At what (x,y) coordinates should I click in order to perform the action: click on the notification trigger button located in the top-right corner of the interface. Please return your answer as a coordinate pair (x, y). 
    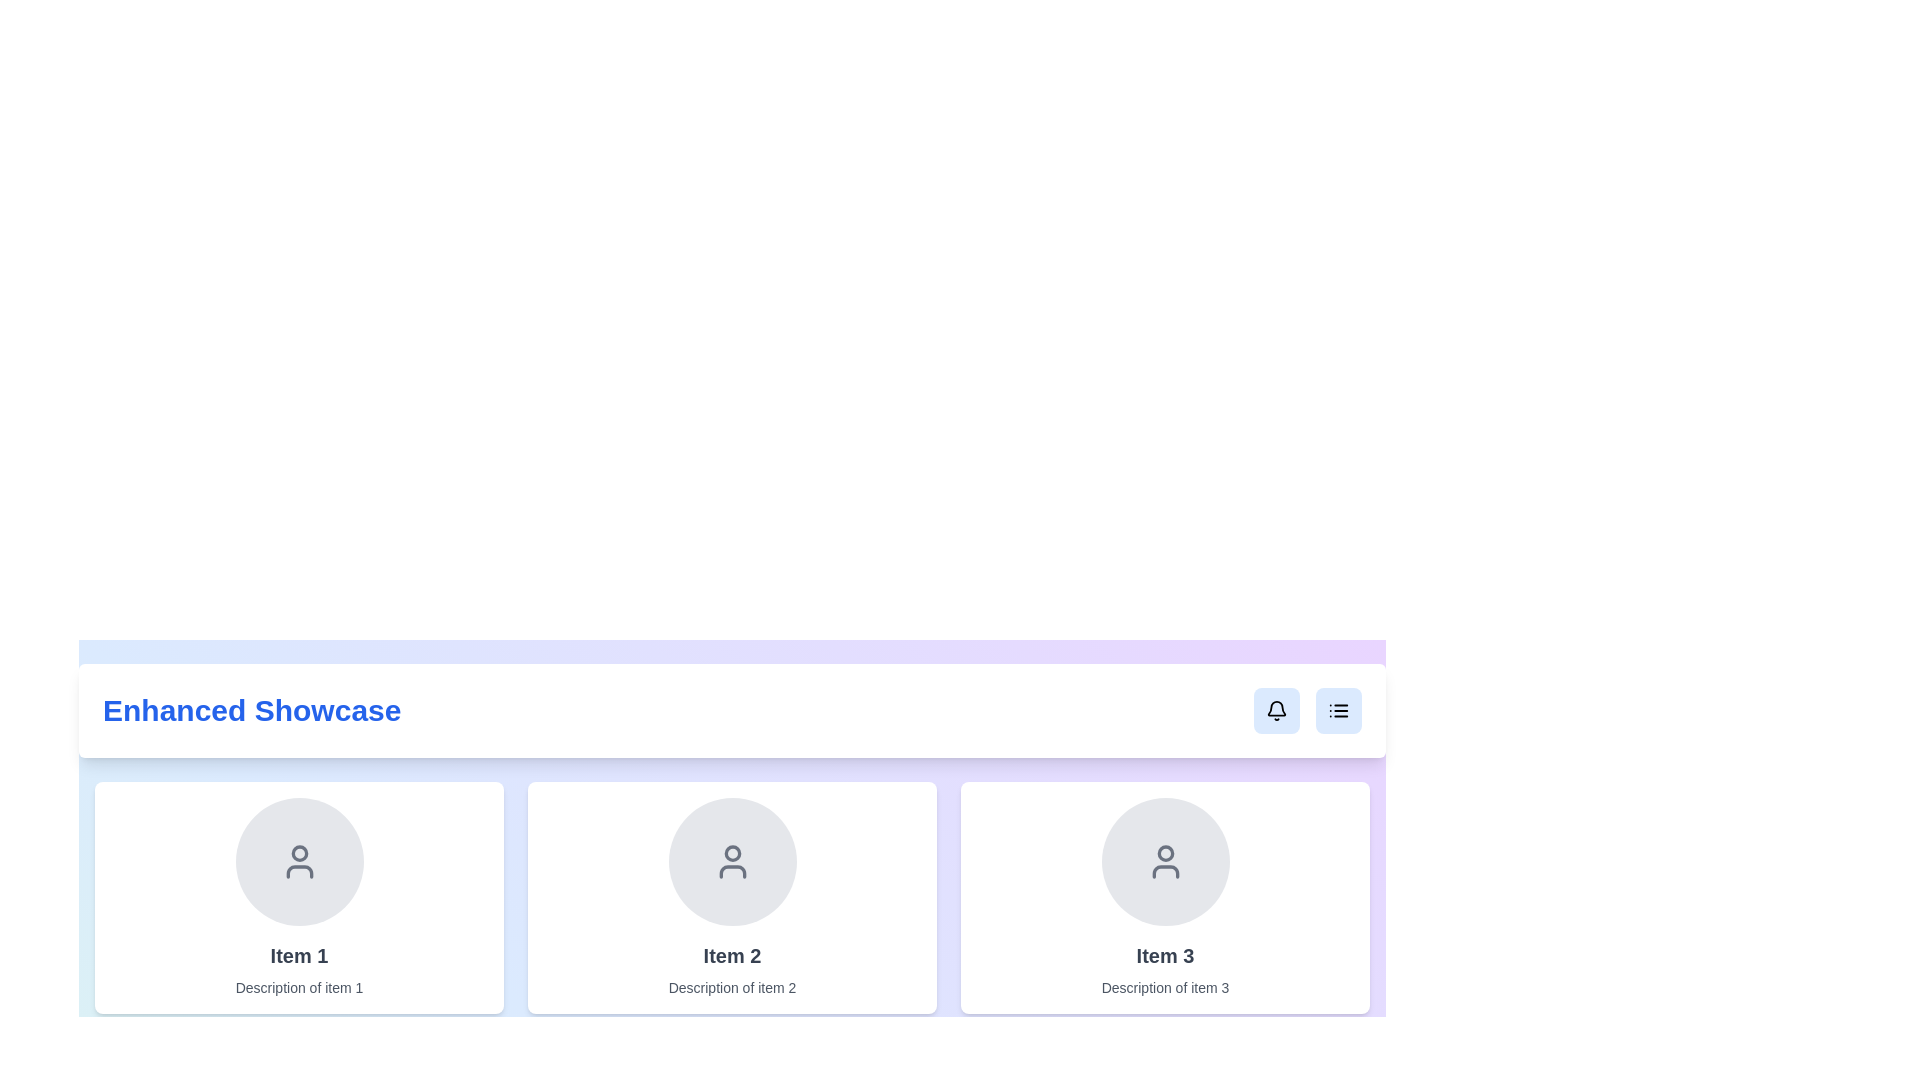
    Looking at the image, I should click on (1275, 709).